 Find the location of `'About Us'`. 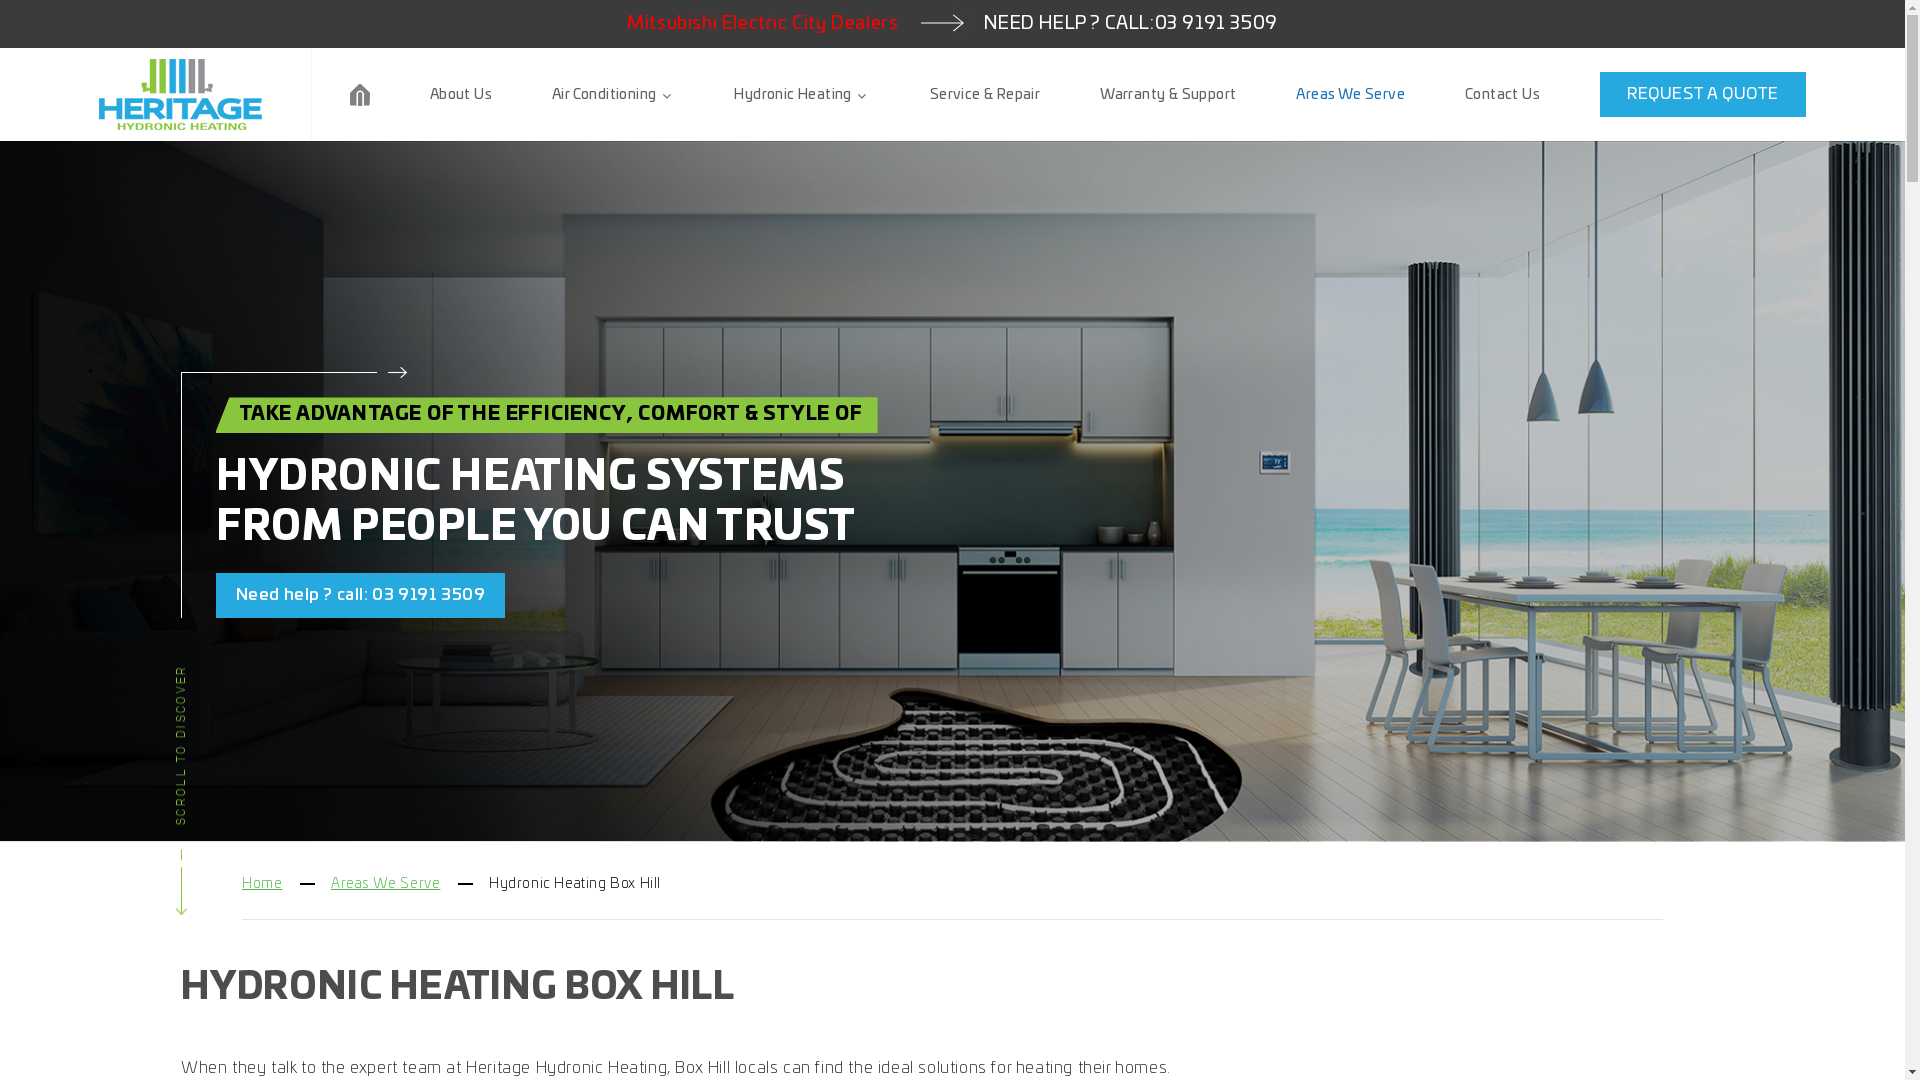

'About Us' is located at coordinates (459, 94).